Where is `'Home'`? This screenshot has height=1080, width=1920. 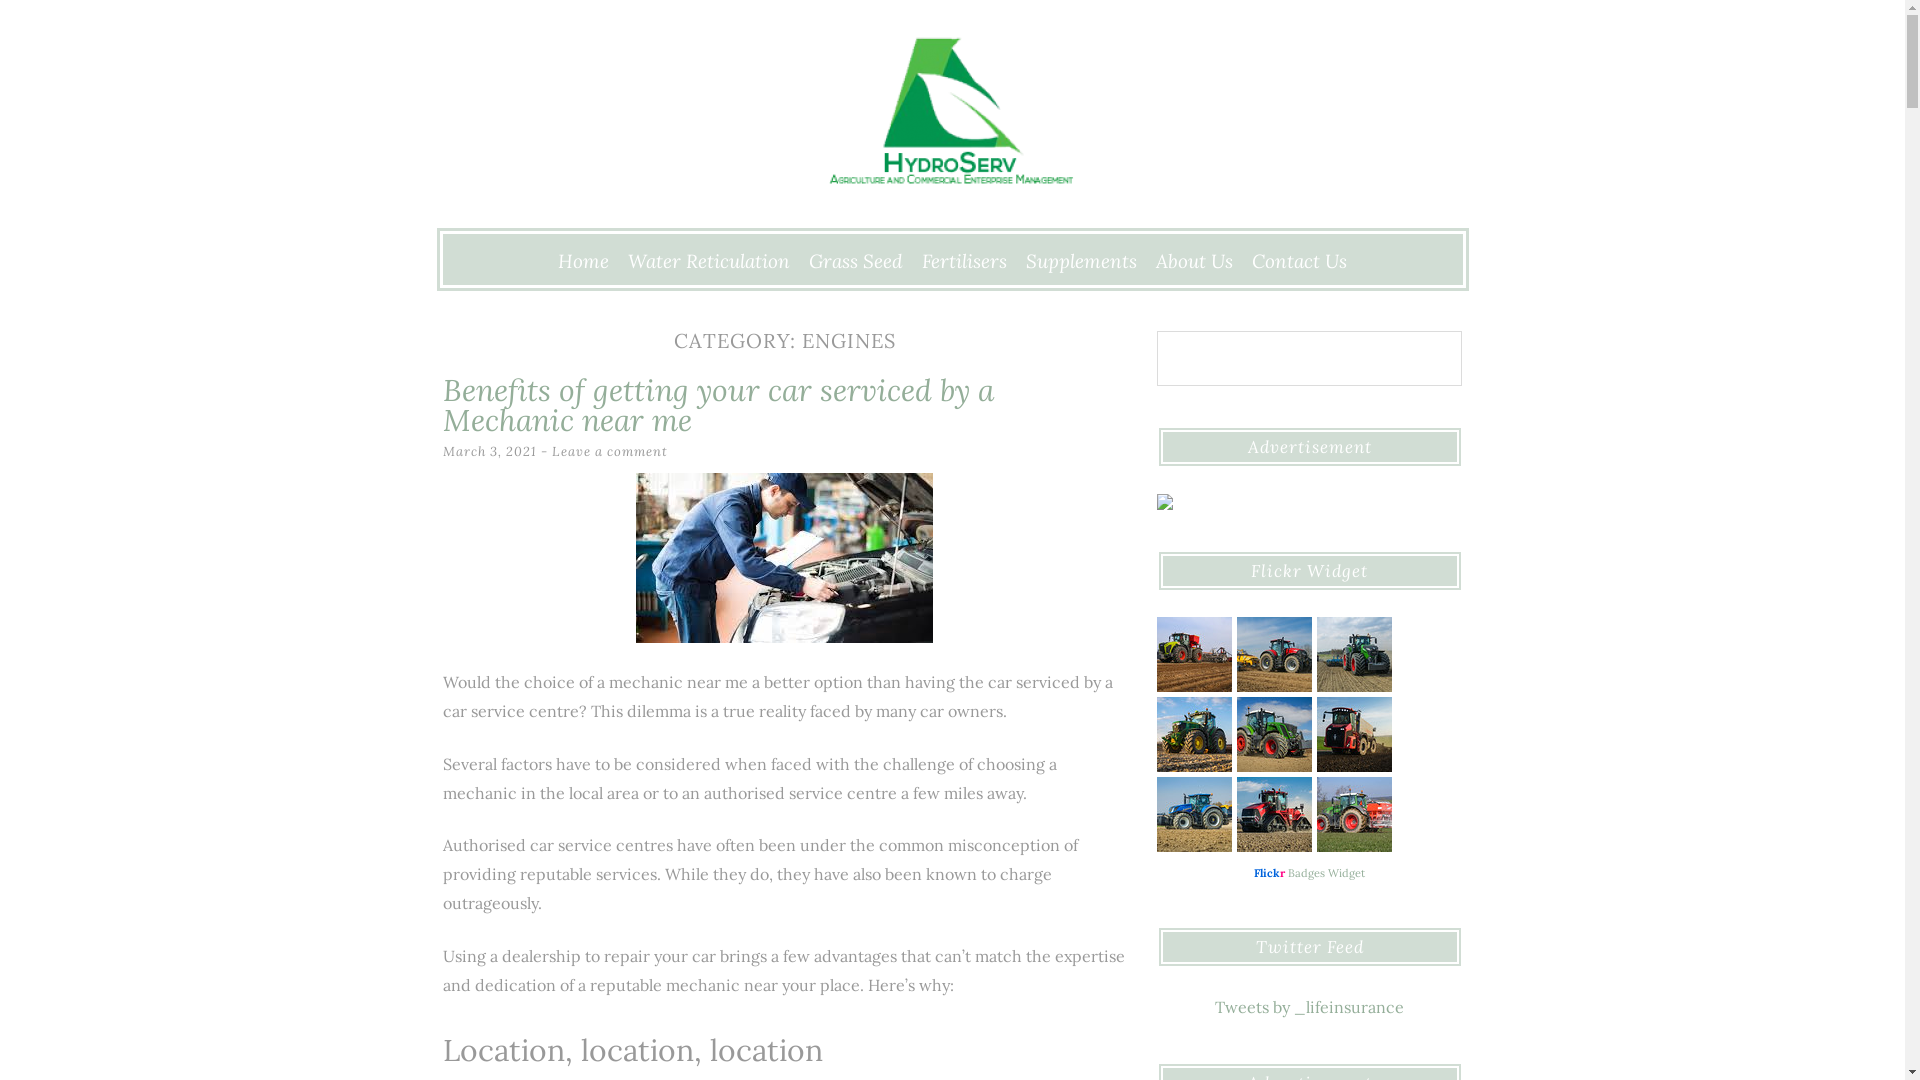 'Home' is located at coordinates (557, 260).